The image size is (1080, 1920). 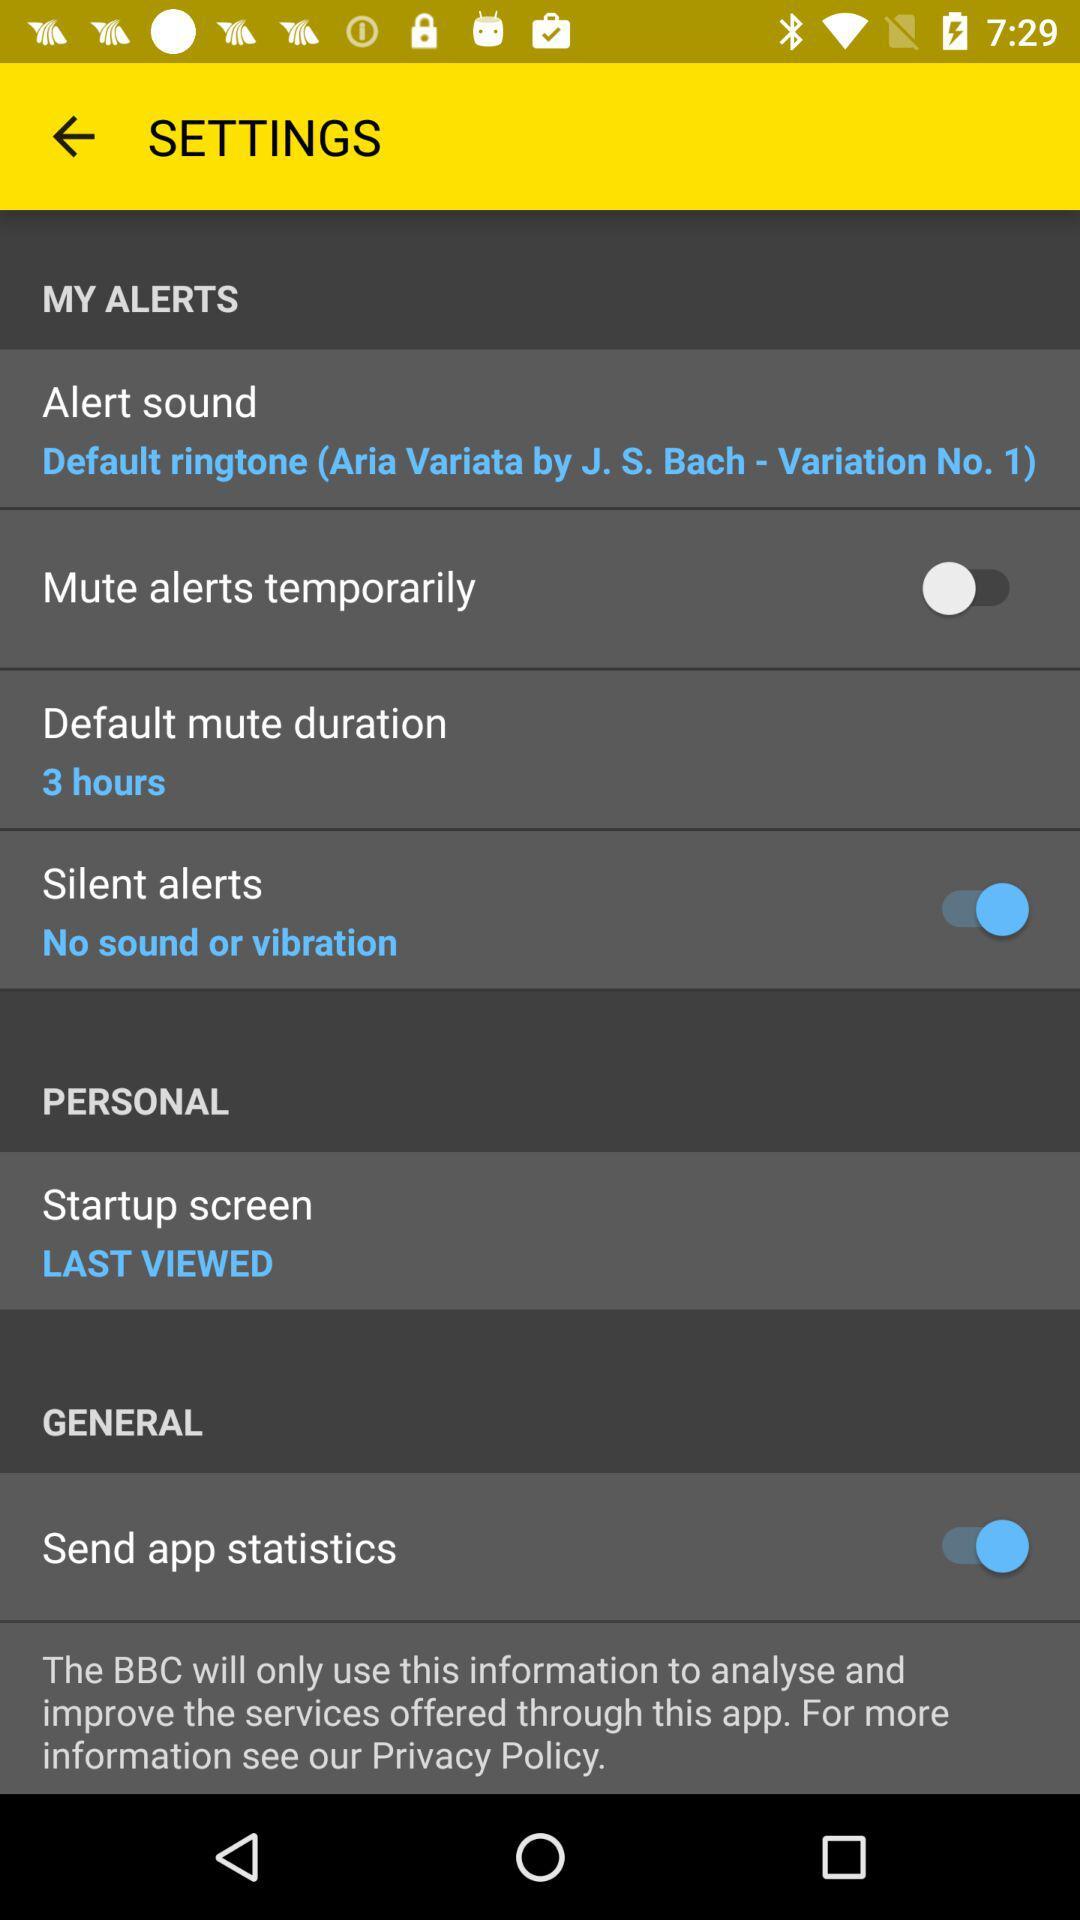 What do you see at coordinates (103, 779) in the screenshot?
I see `icon below default mute duration item` at bounding box center [103, 779].